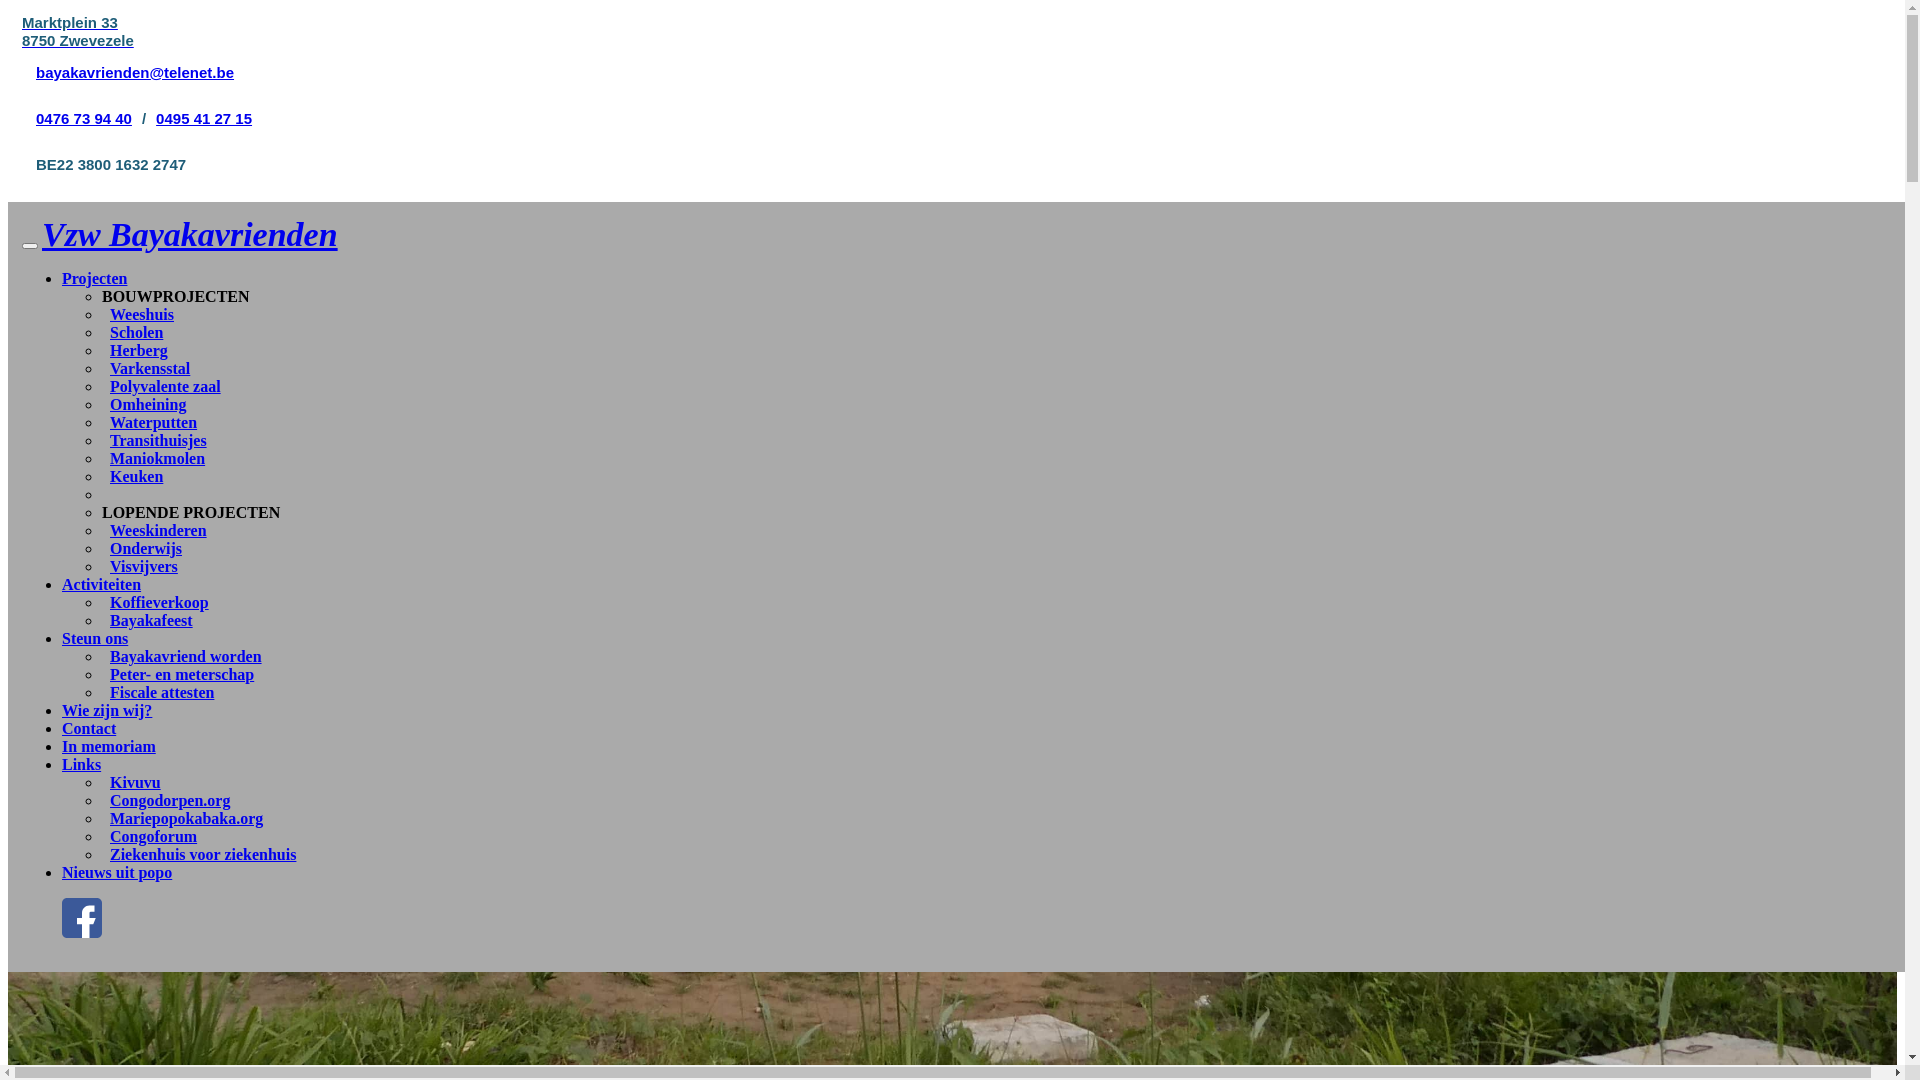 This screenshot has height=1080, width=1920. Describe the element at coordinates (130, 781) in the screenshot. I see `'Kivuvu'` at that location.